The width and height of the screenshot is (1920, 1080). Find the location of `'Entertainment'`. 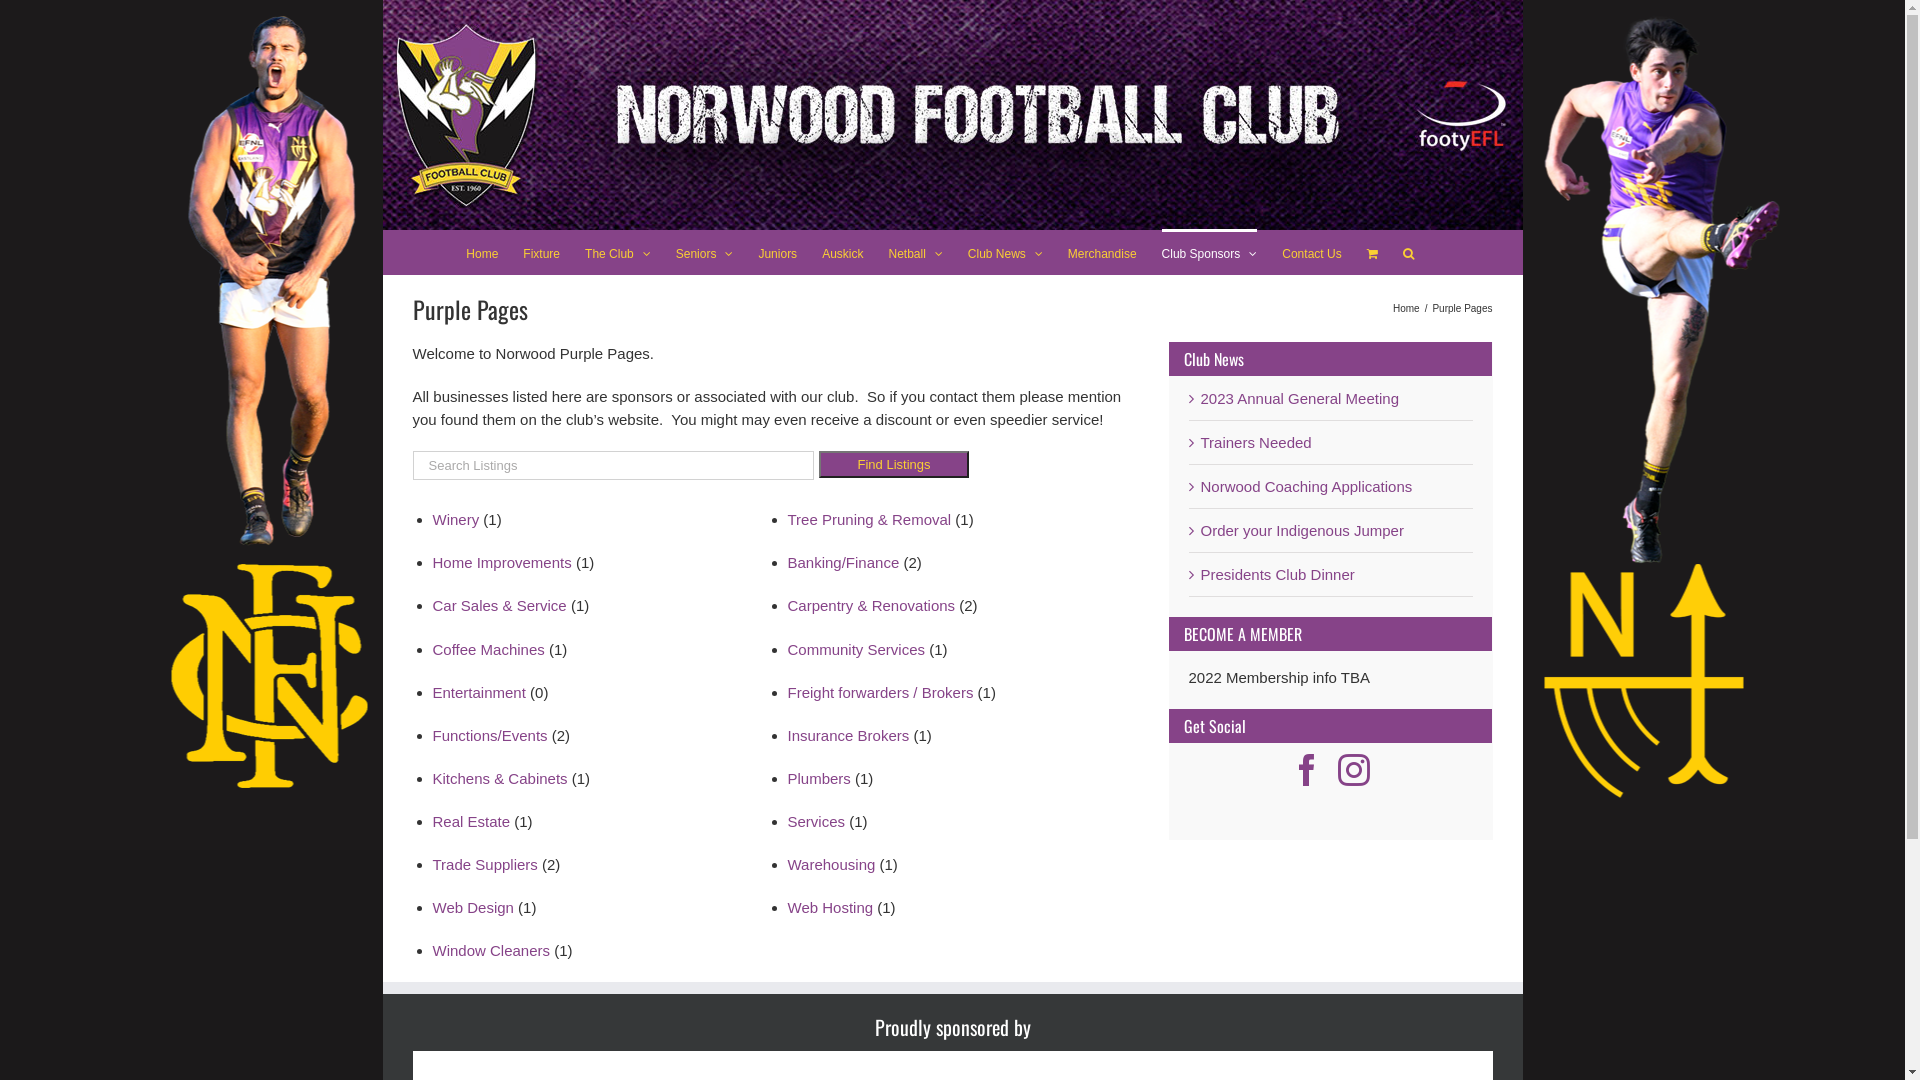

'Entertainment' is located at coordinates (477, 691).